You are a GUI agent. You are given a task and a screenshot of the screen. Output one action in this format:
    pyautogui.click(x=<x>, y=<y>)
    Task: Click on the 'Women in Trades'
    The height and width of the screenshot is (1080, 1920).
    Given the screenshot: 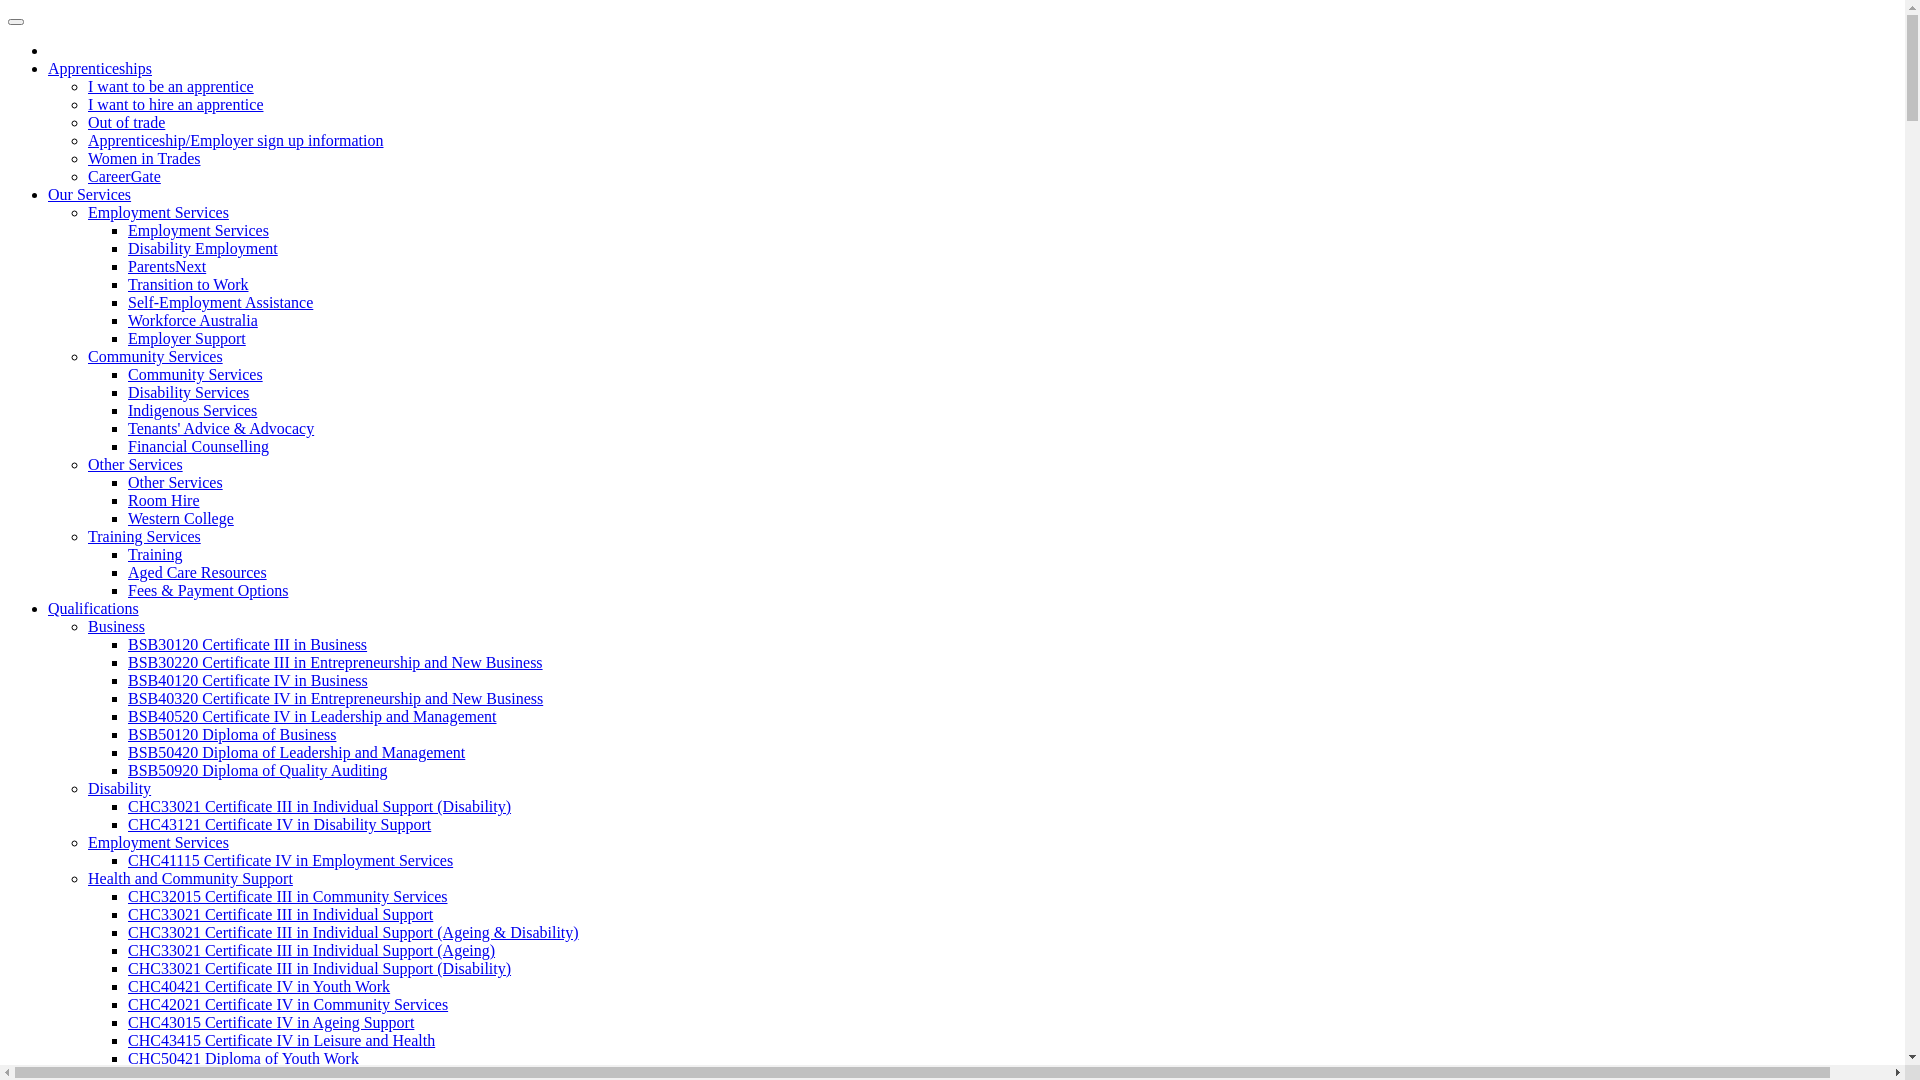 What is the action you would take?
    pyautogui.click(x=143, y=157)
    